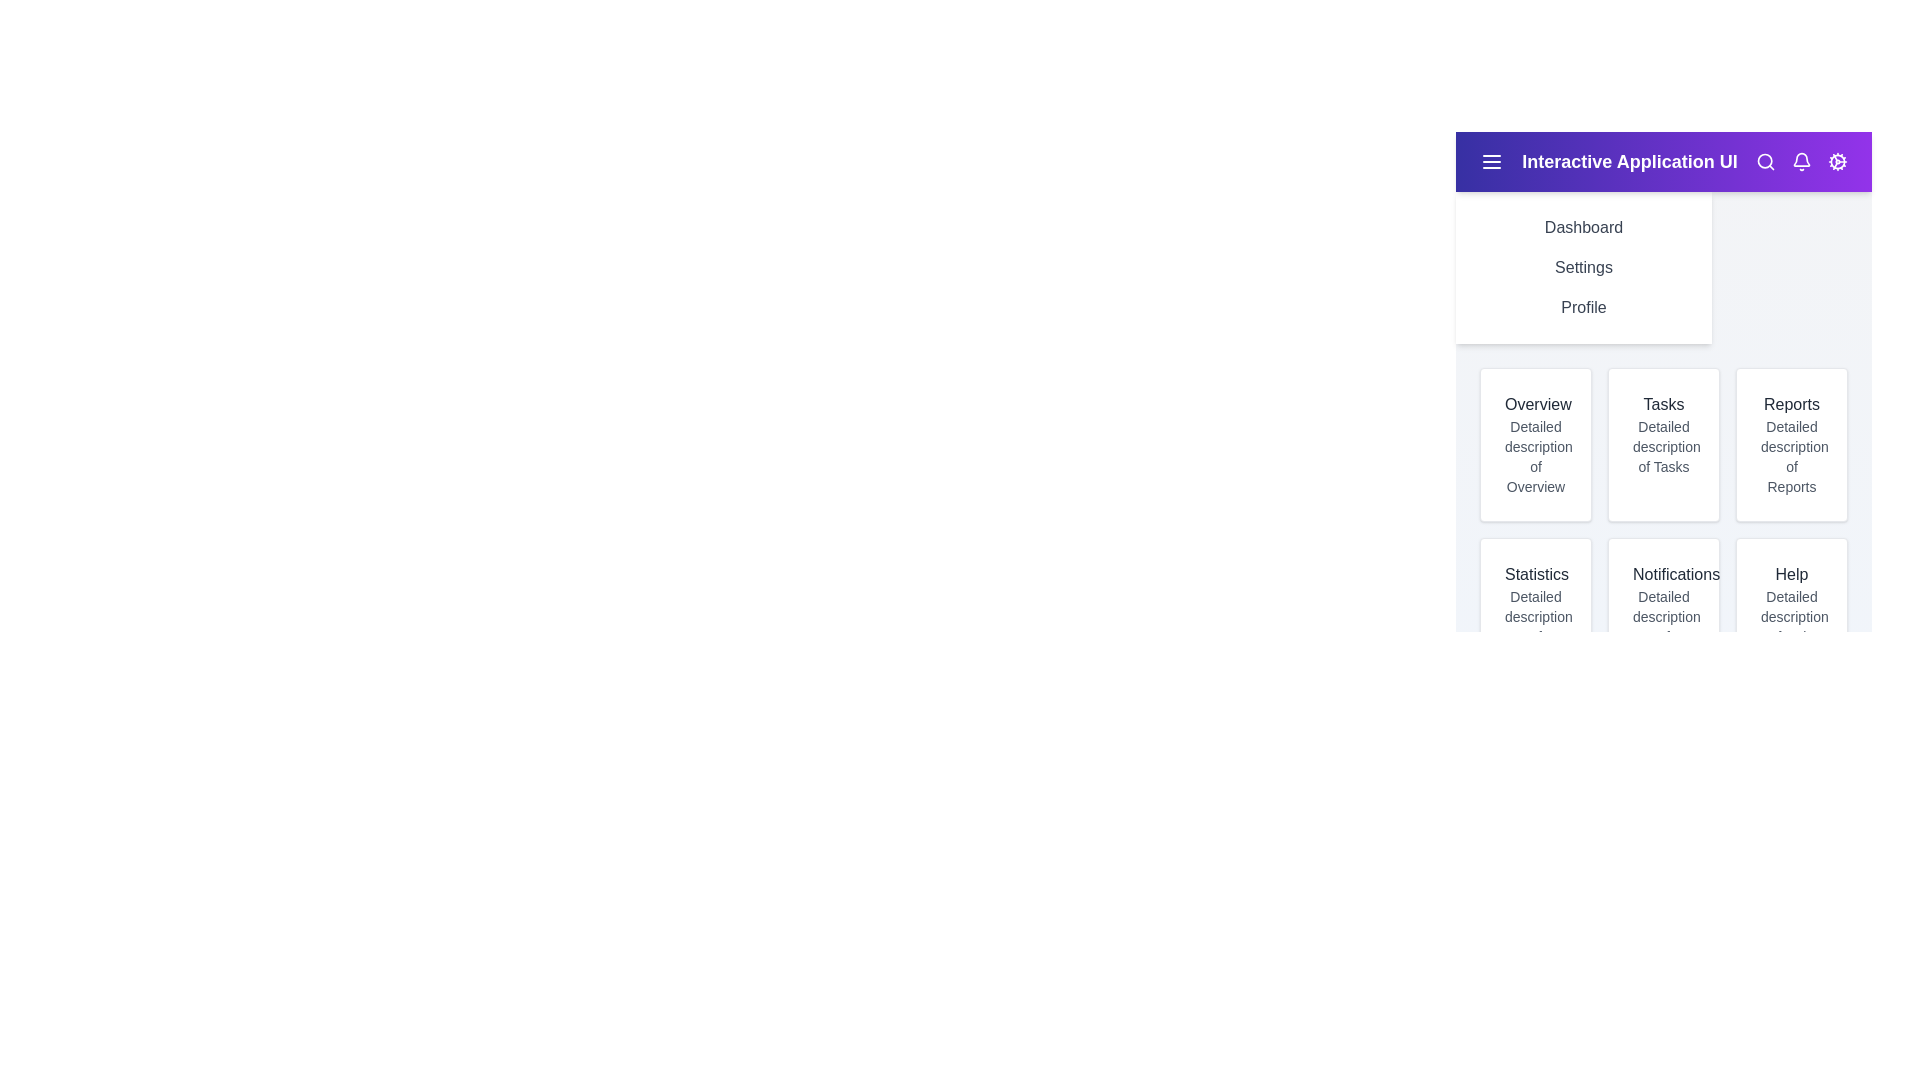  Describe the element at coordinates (1583, 308) in the screenshot. I see `the sidebar menu item Profile` at that location.